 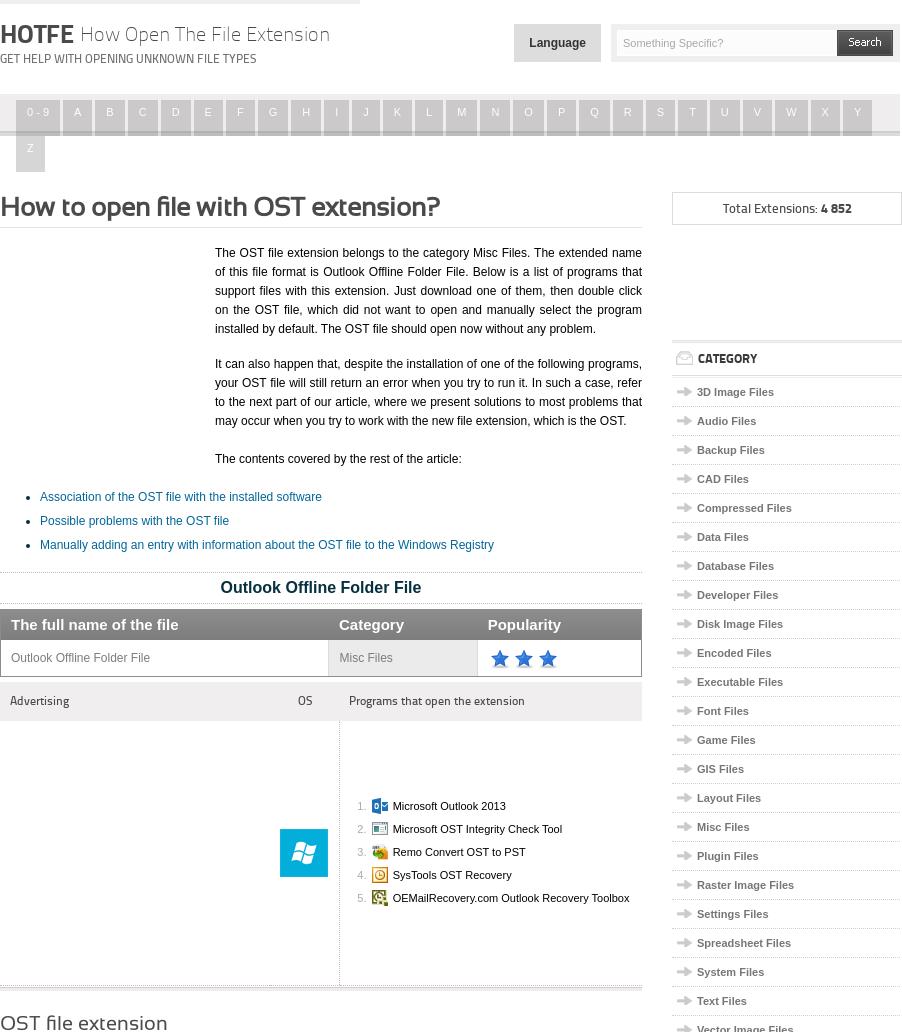 I want to click on 'Popularity', so click(x=522, y=624).